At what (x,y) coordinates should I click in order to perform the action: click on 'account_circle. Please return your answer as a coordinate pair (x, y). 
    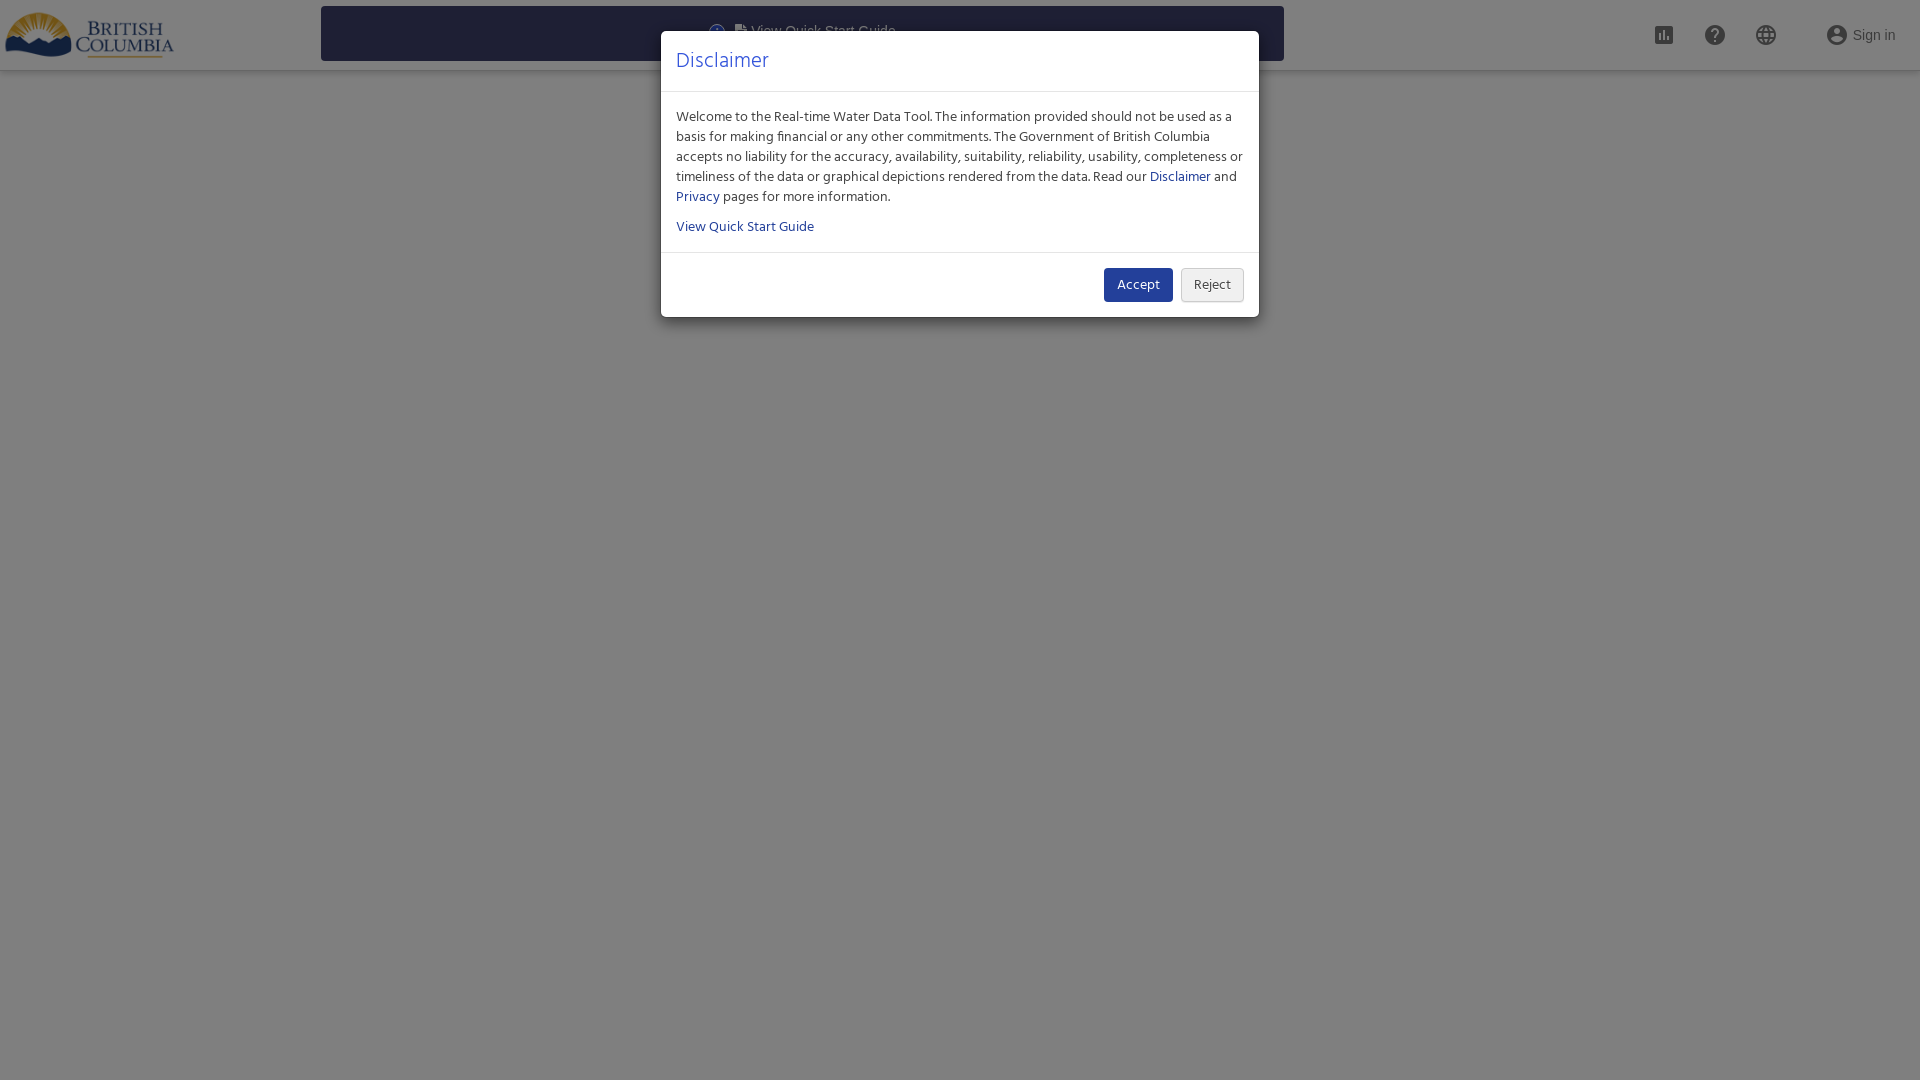
    Looking at the image, I should click on (1859, 26).